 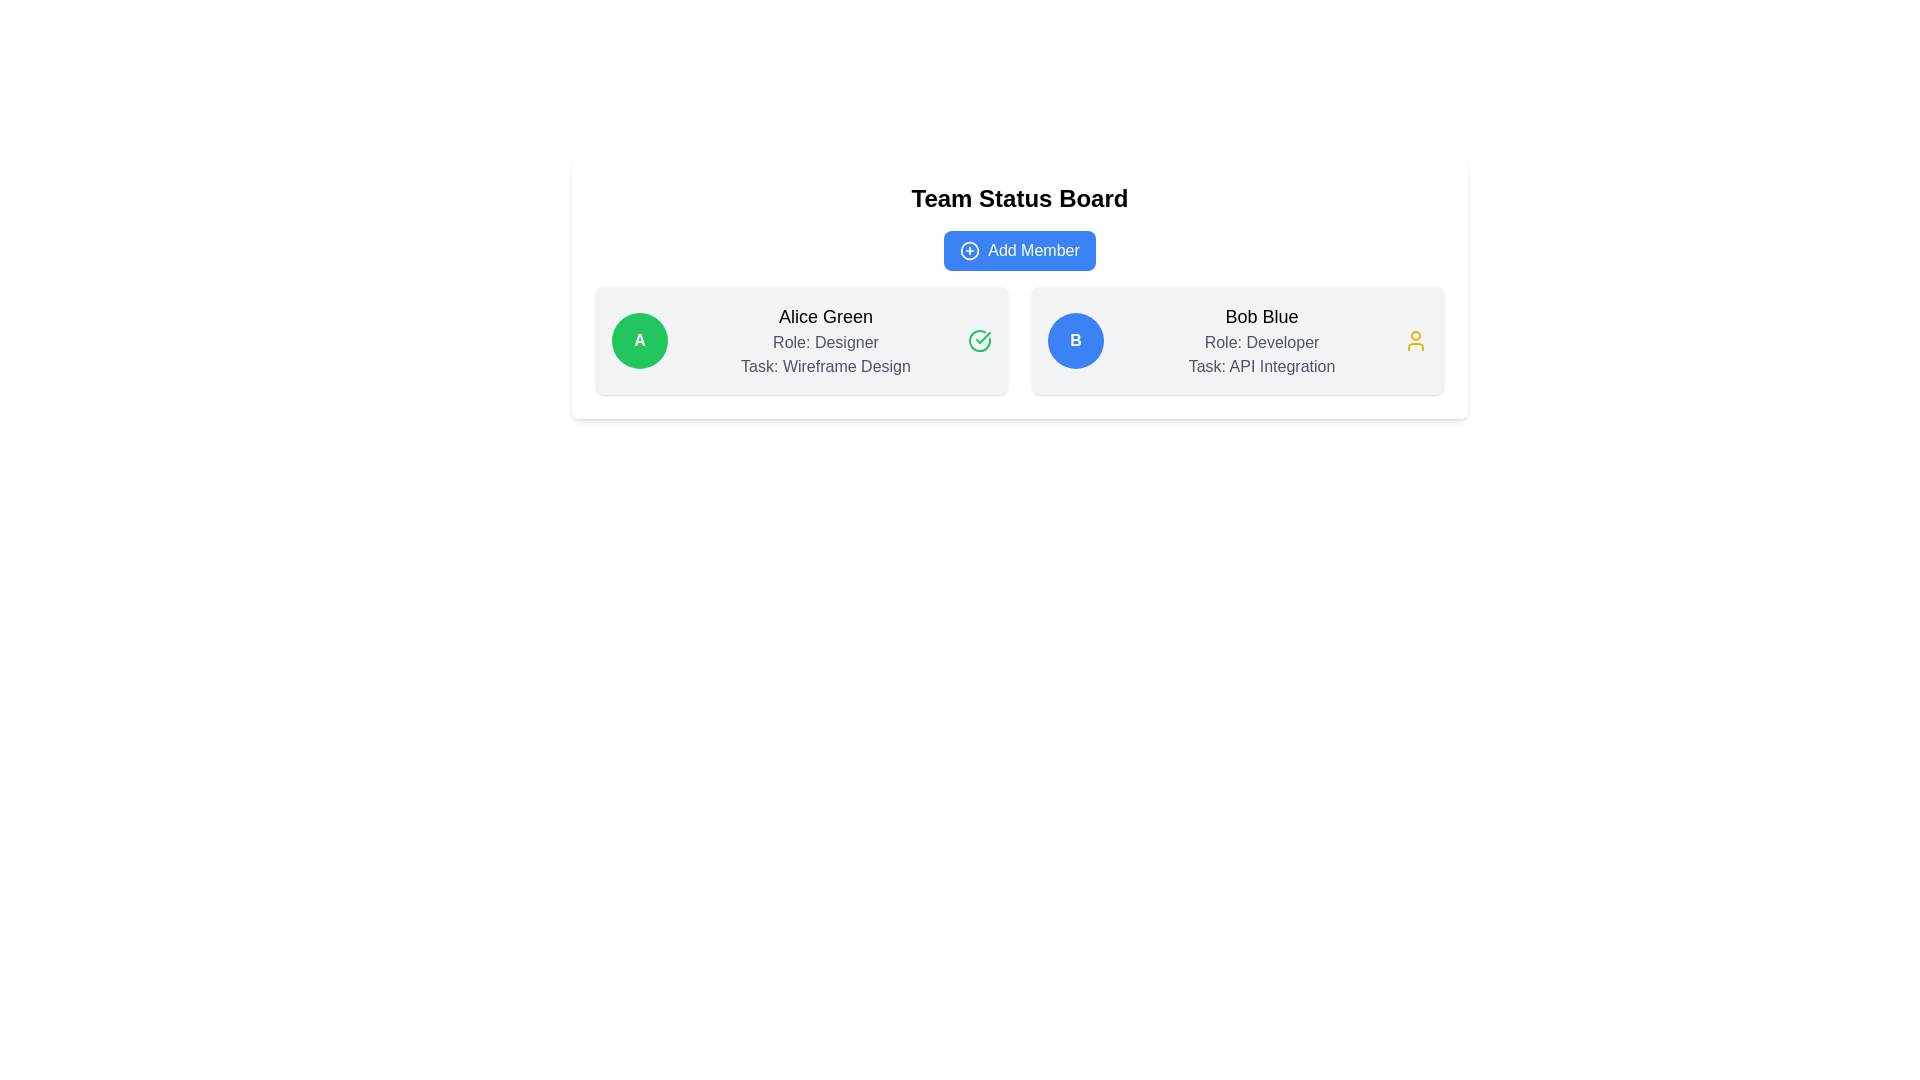 I want to click on the 'Add Member' button, which has a blue background, white text, and a circular plus icon, to trigger hover effects, so click(x=1019, y=249).